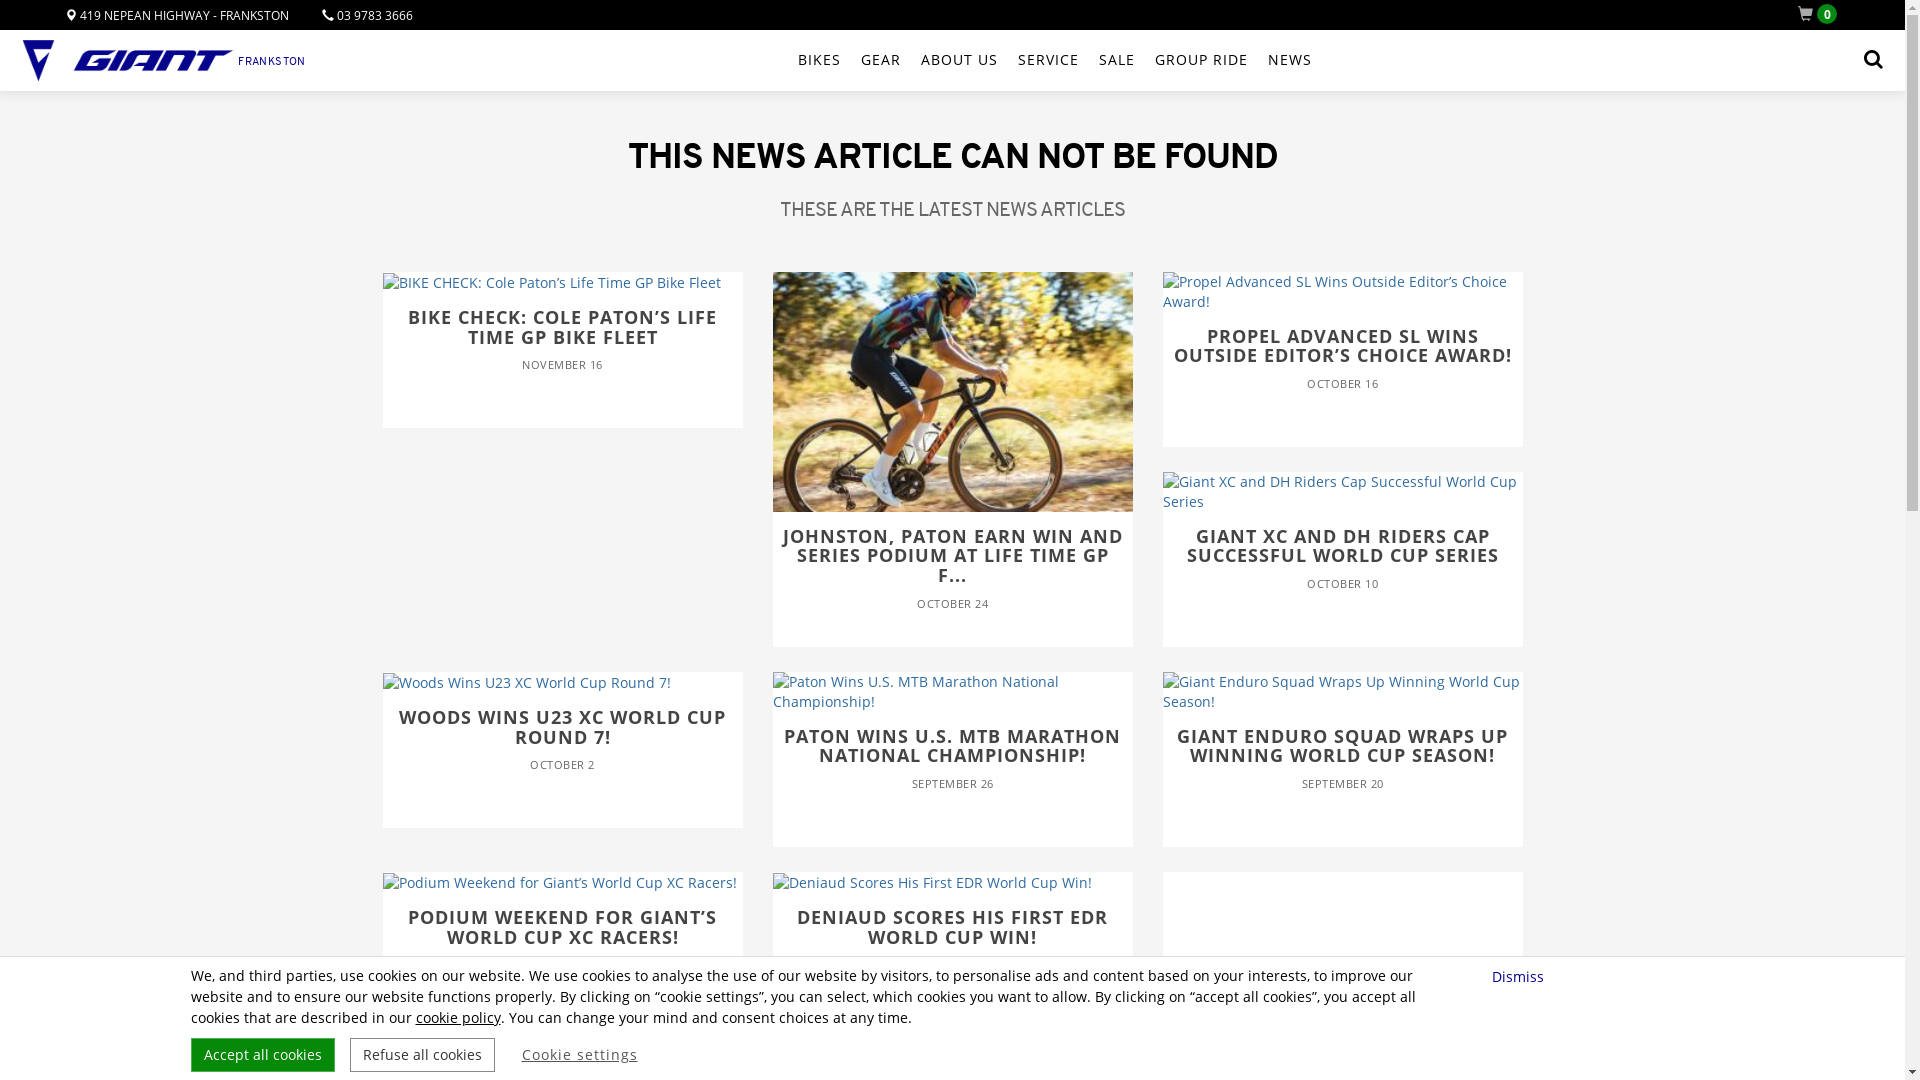 Image resolution: width=1920 pixels, height=1080 pixels. What do you see at coordinates (860, 59) in the screenshot?
I see `'GEAR'` at bounding box center [860, 59].